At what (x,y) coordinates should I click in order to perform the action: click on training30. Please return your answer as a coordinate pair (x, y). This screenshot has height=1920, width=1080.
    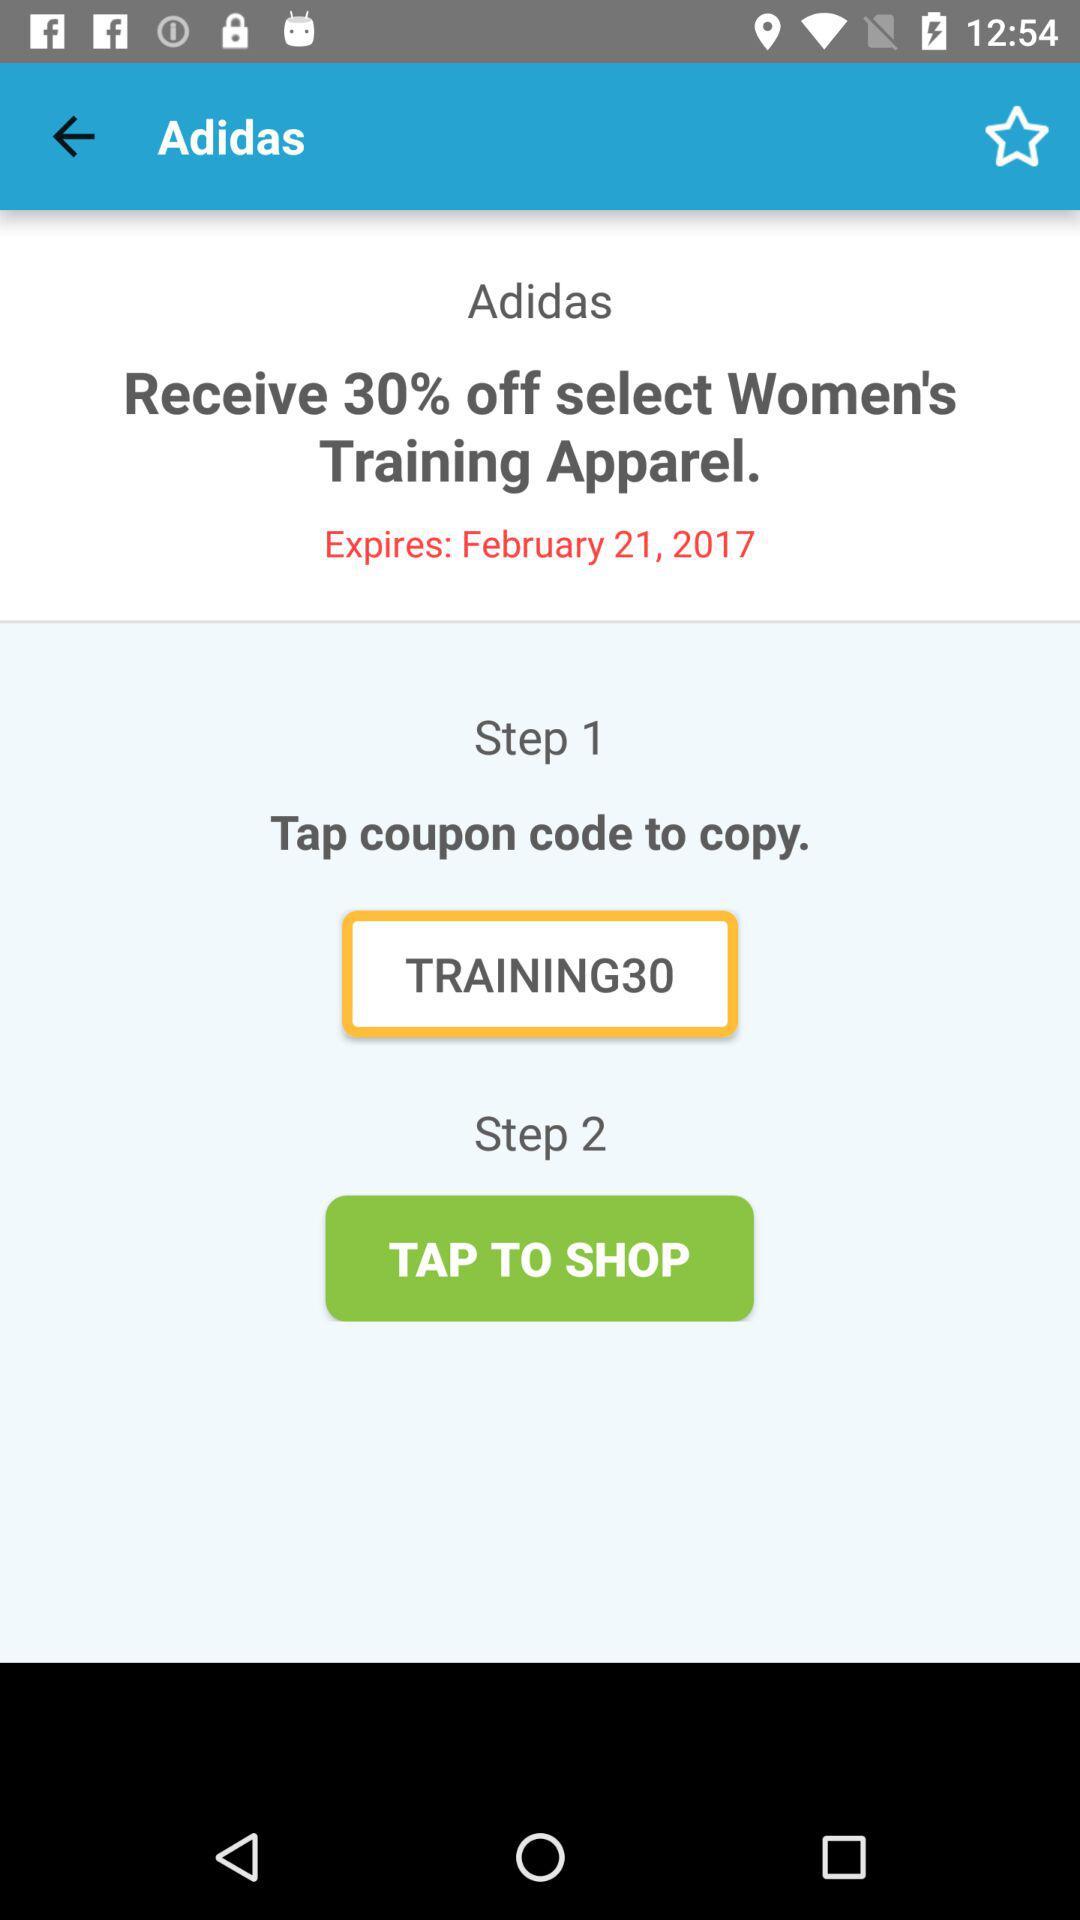
    Looking at the image, I should click on (540, 973).